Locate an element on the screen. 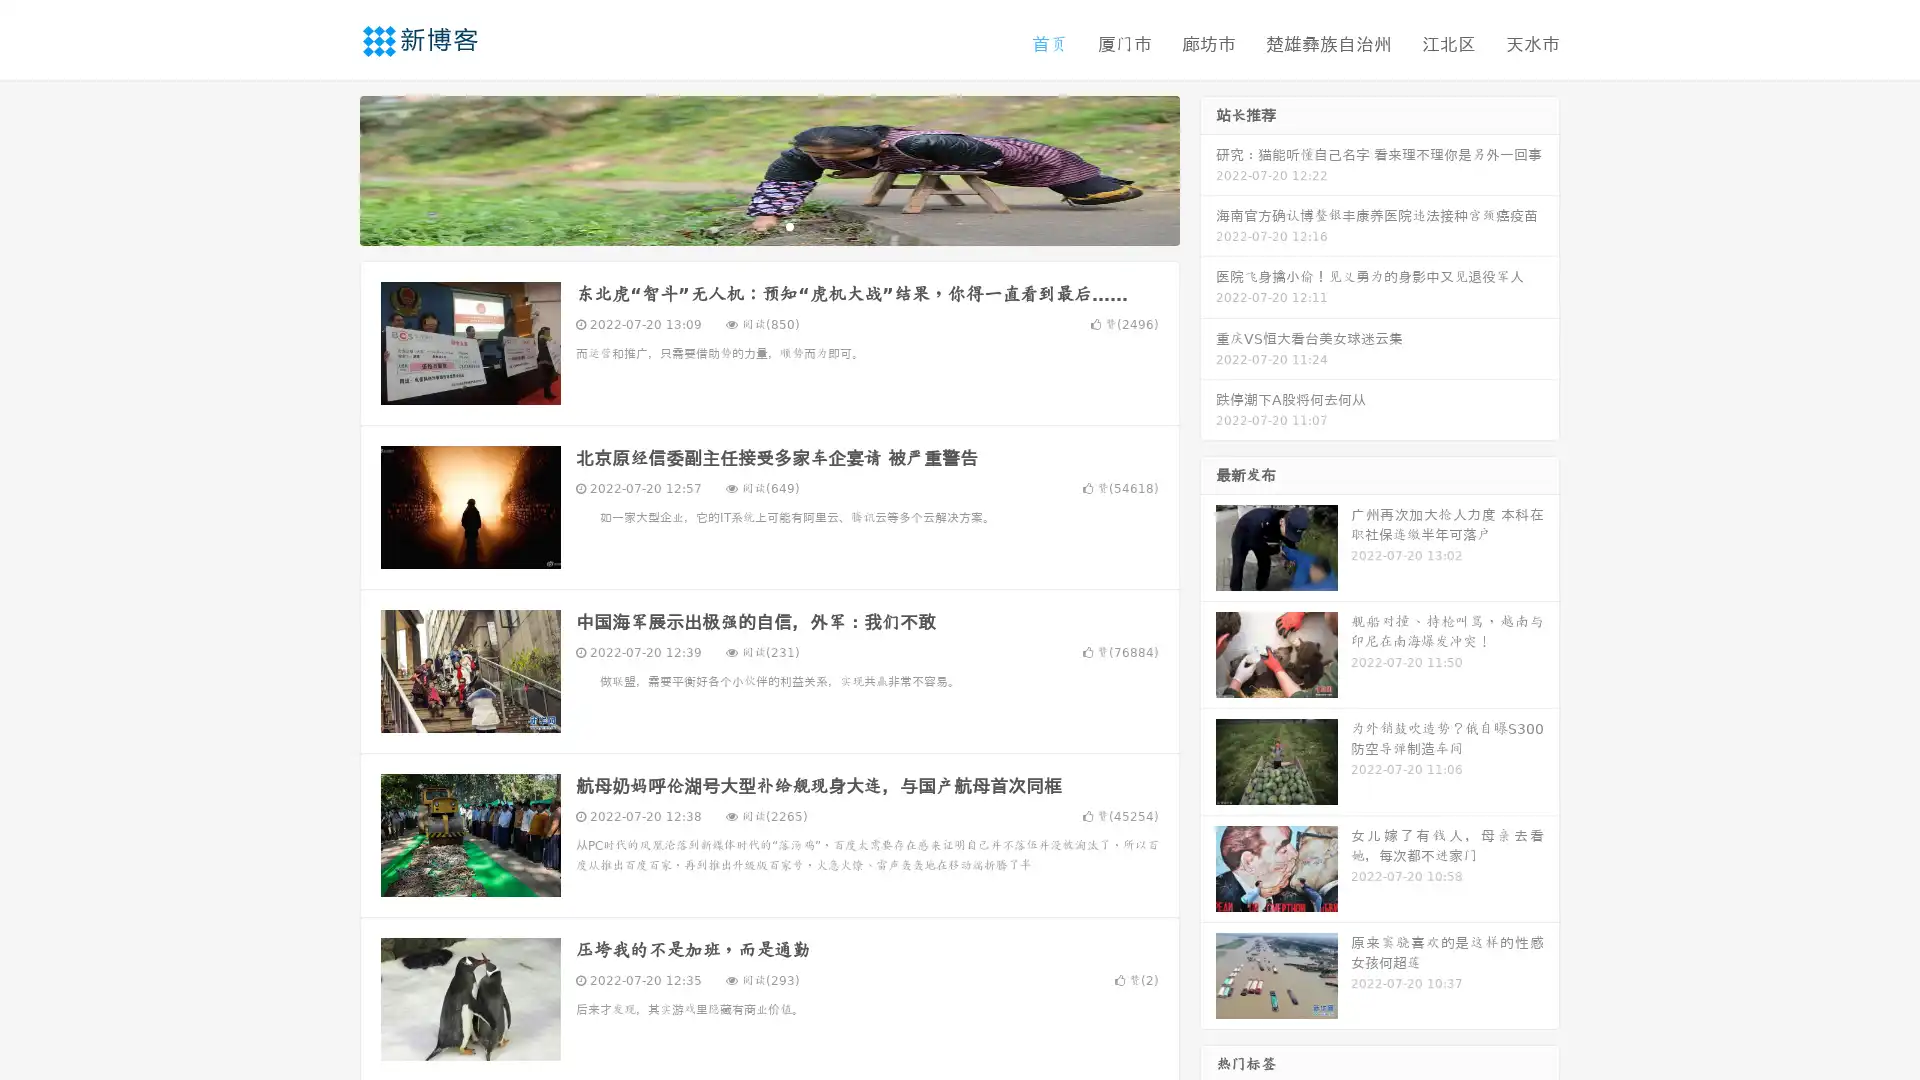  Previous slide is located at coordinates (330, 168).